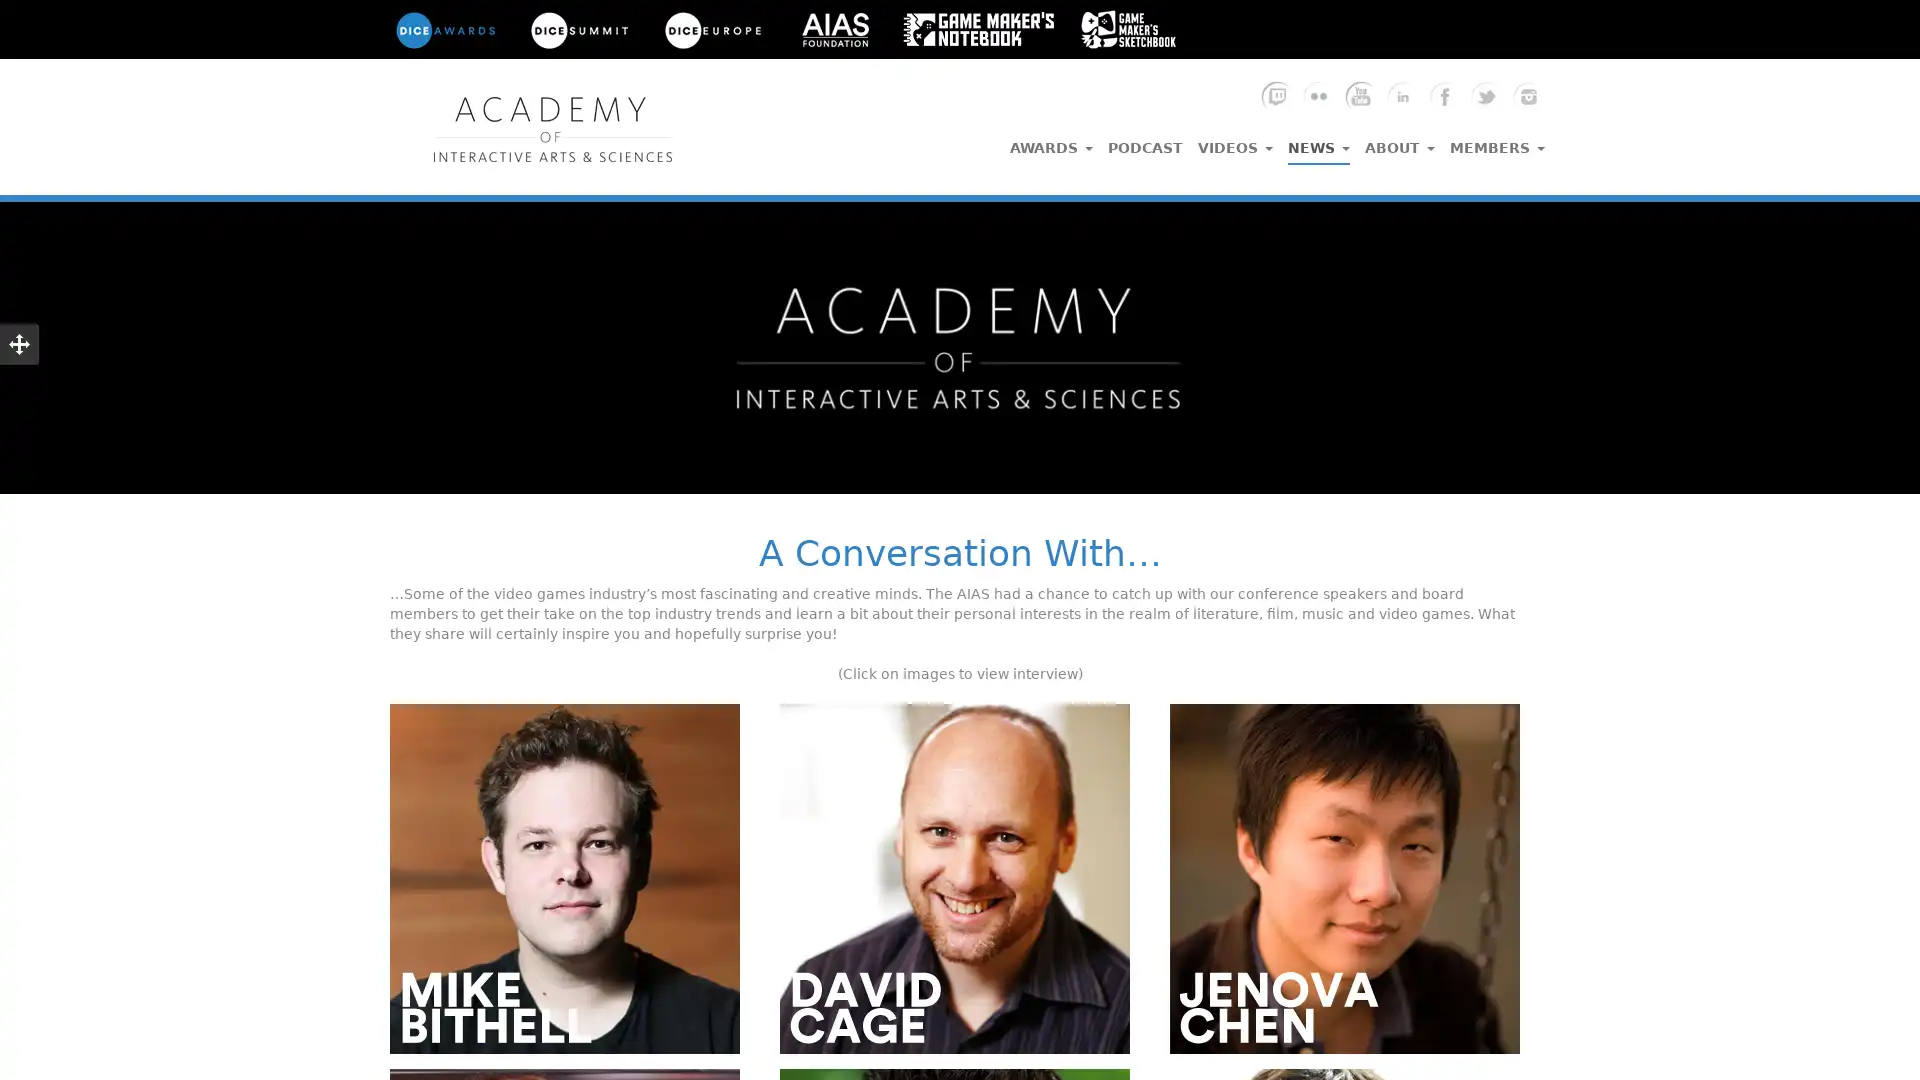 The height and width of the screenshot is (1080, 1920). Describe the element at coordinates (1050, 141) in the screenshot. I see `AWARDS` at that location.